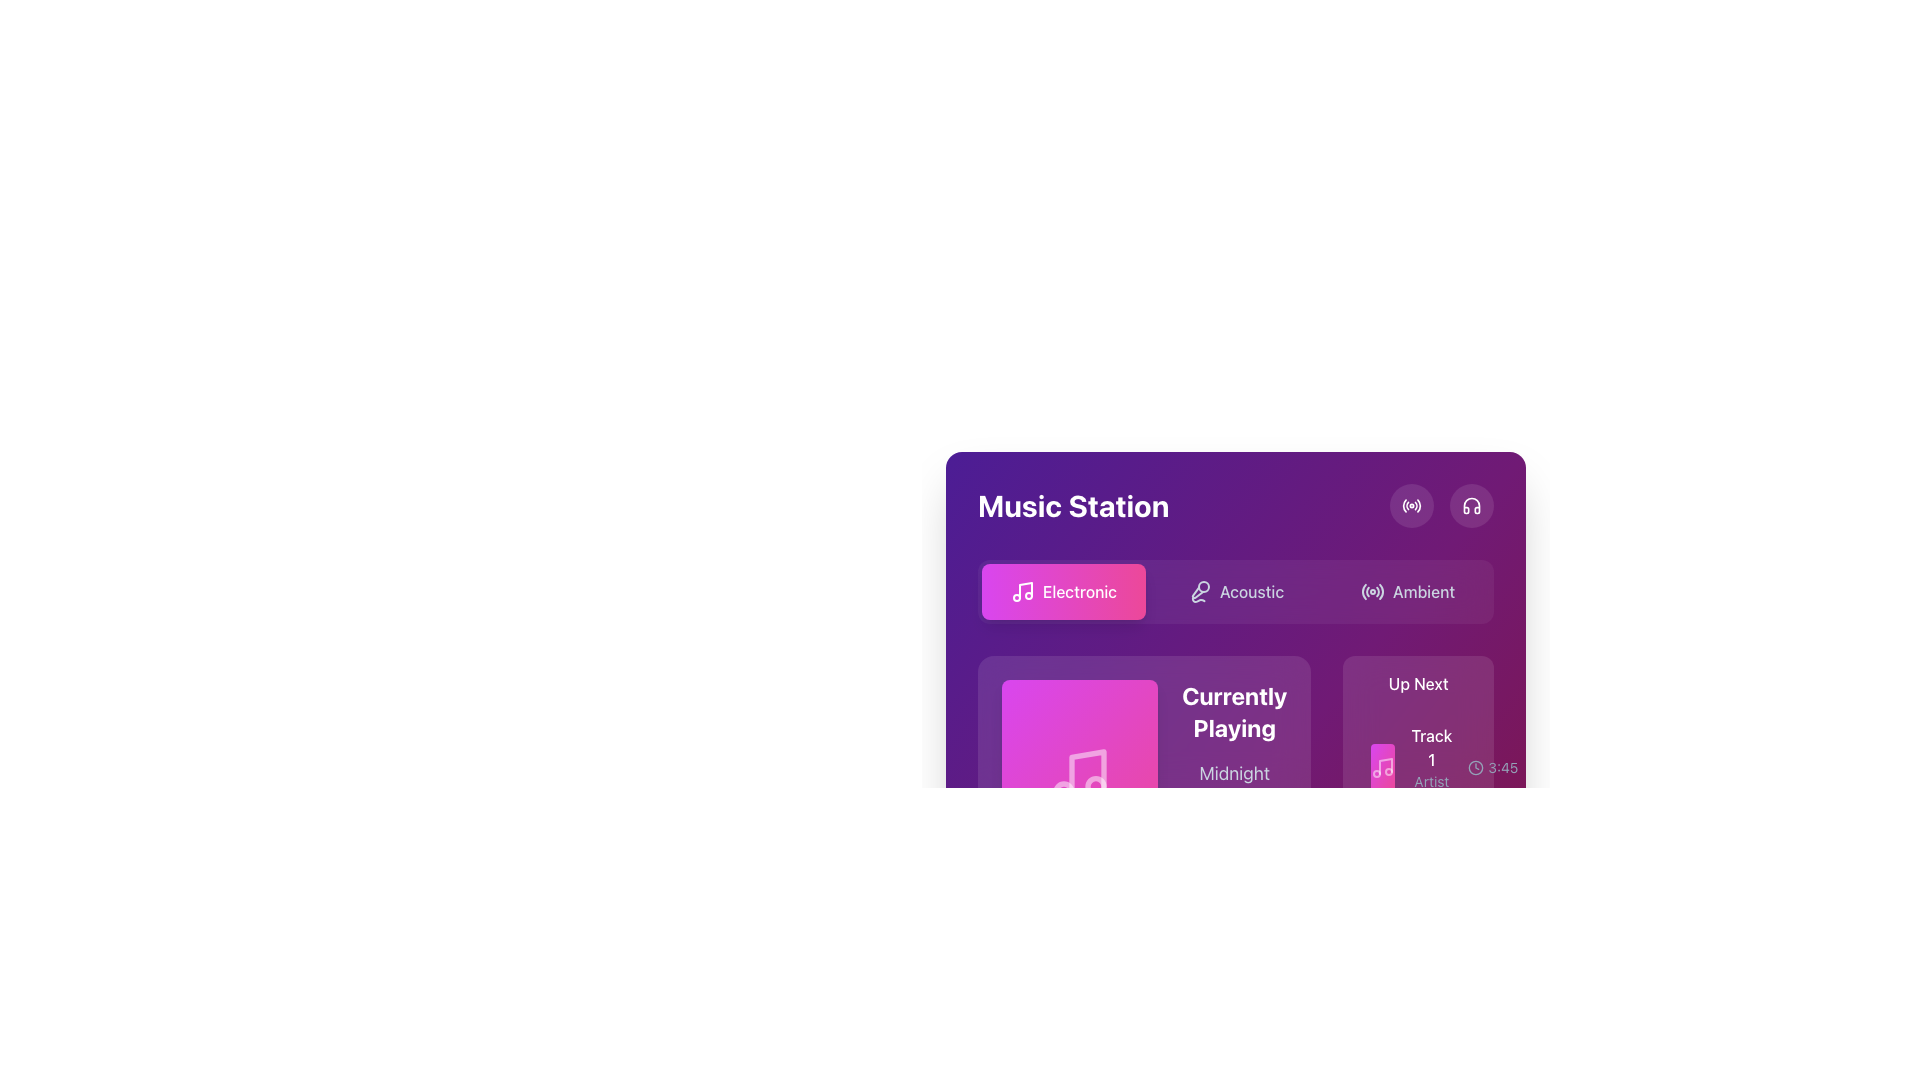  Describe the element at coordinates (1403, 504) in the screenshot. I see `the curved line segment of the circular structure within the SVG icon that represents an outermost arc` at that location.